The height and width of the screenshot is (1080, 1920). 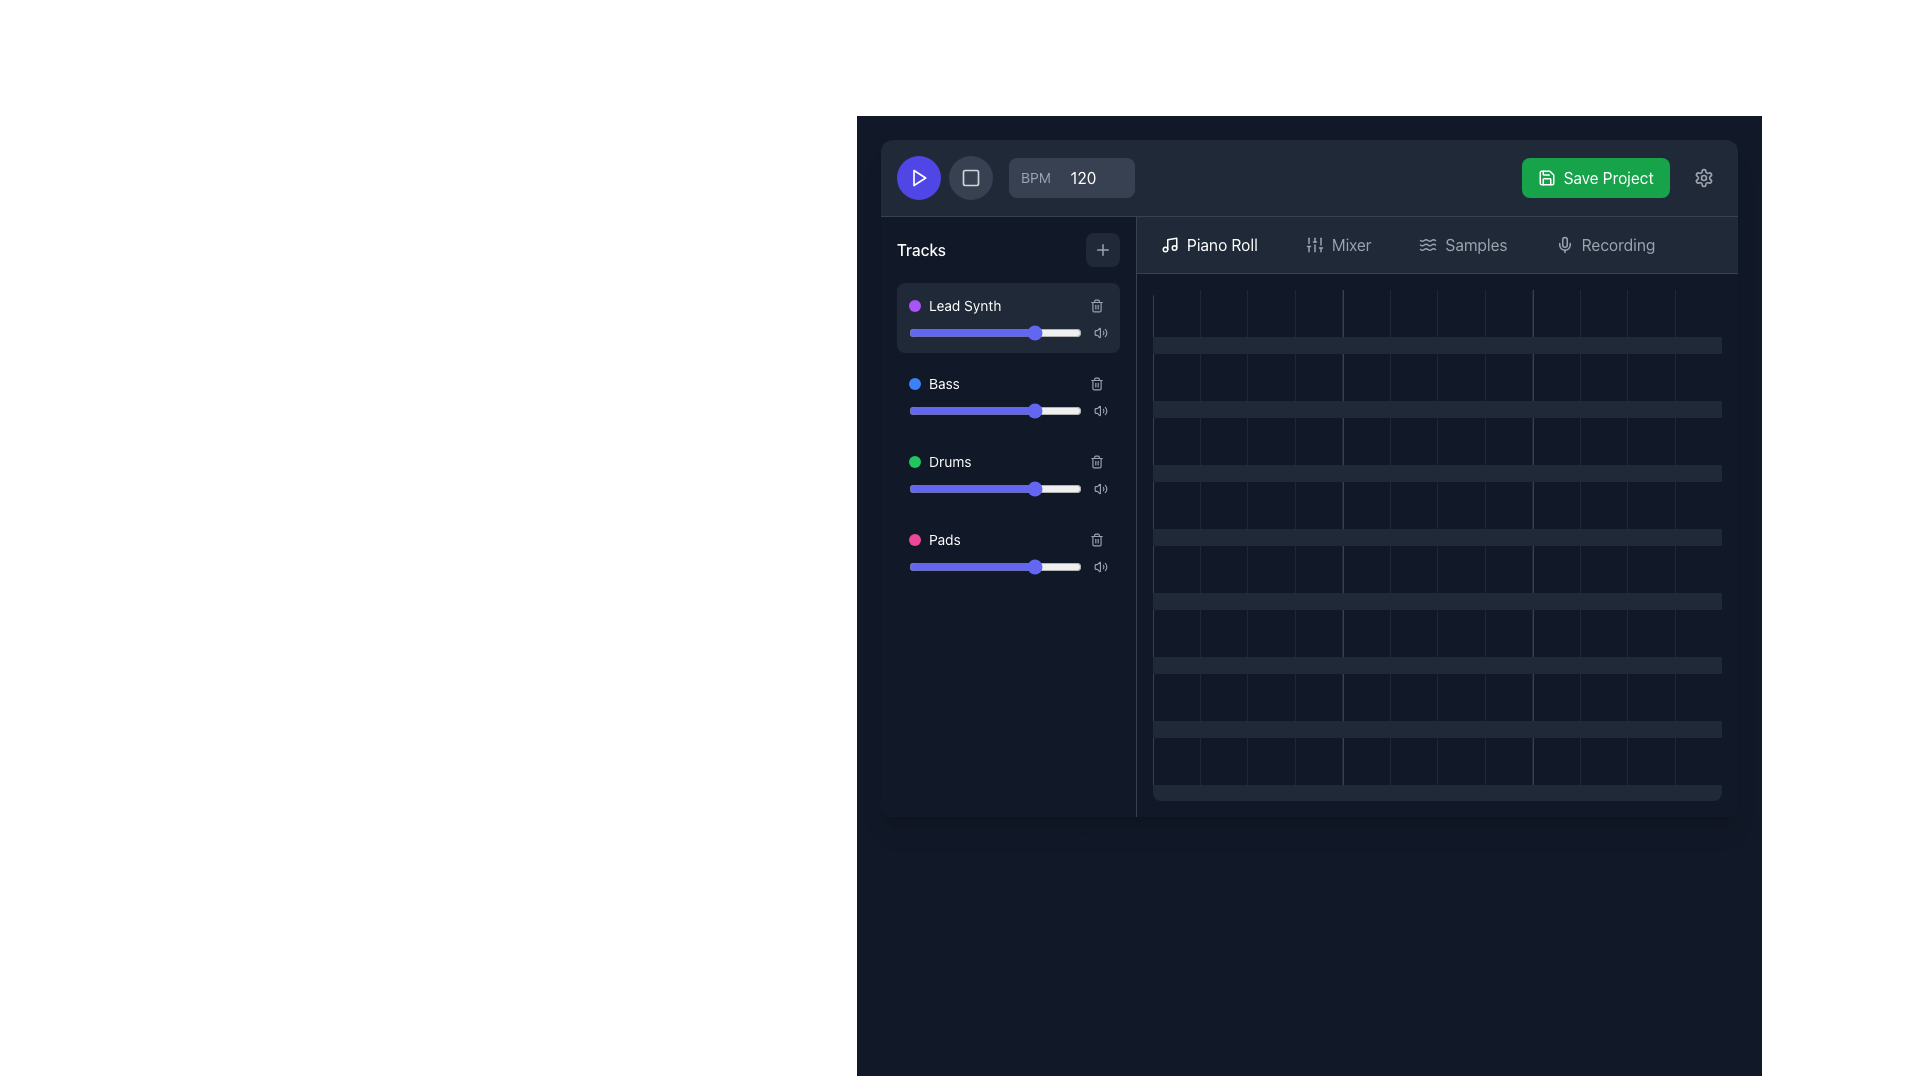 What do you see at coordinates (1061, 462) in the screenshot?
I see `the volume for the 'Drums' track` at bounding box center [1061, 462].